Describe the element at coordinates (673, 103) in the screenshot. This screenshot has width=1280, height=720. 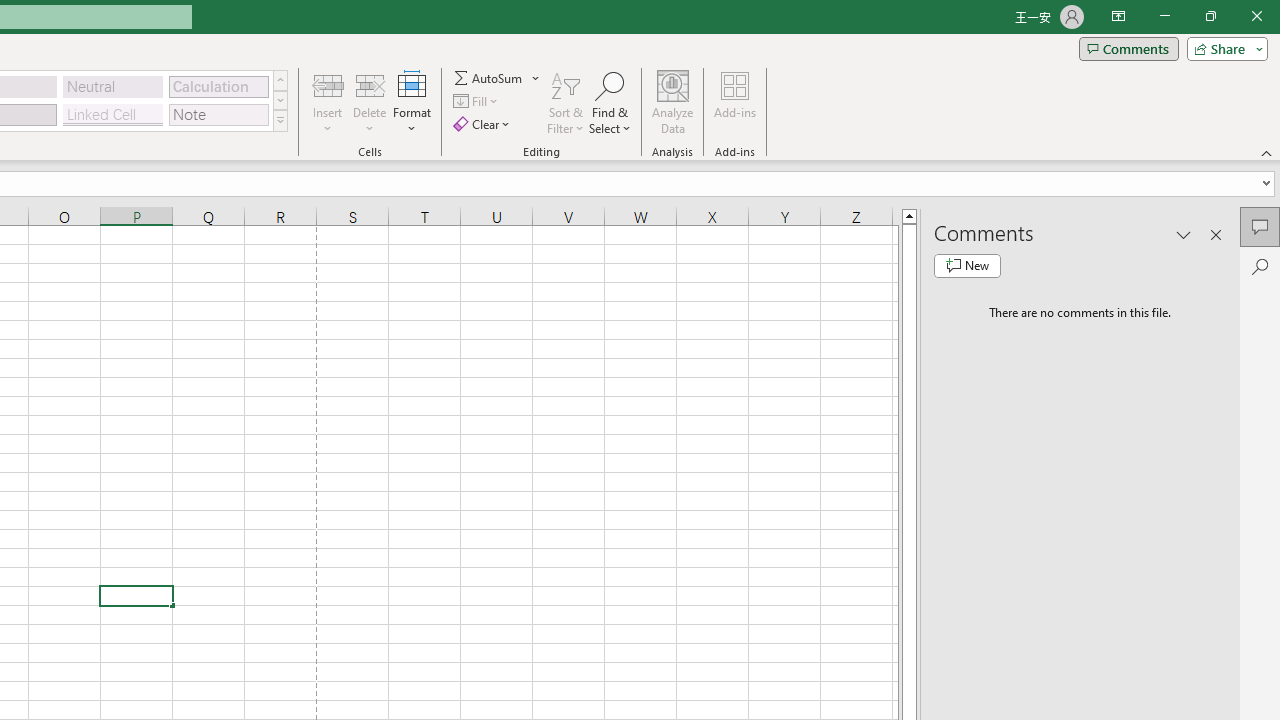
I see `'Analyze Data'` at that location.